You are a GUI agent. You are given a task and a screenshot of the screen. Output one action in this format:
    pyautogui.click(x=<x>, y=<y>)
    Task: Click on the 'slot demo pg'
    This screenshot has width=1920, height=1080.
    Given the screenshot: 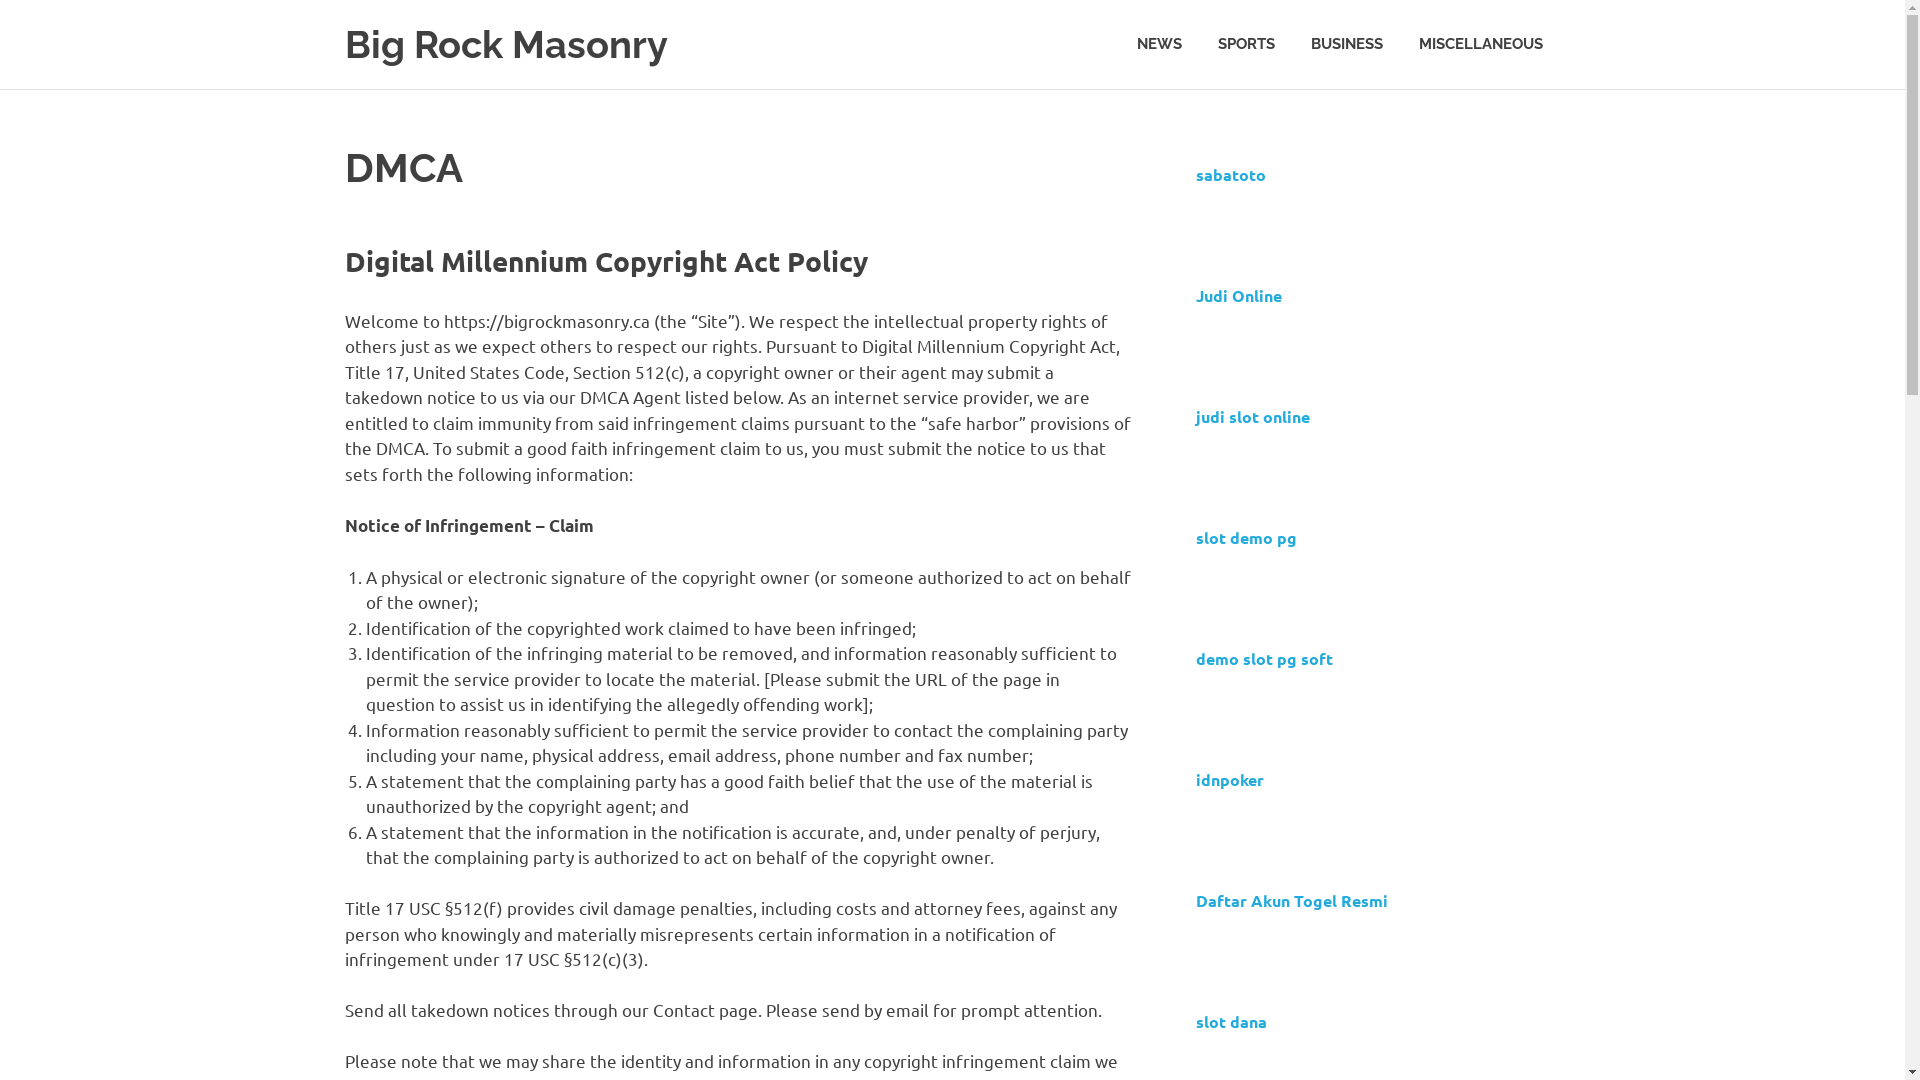 What is the action you would take?
    pyautogui.click(x=1245, y=535)
    